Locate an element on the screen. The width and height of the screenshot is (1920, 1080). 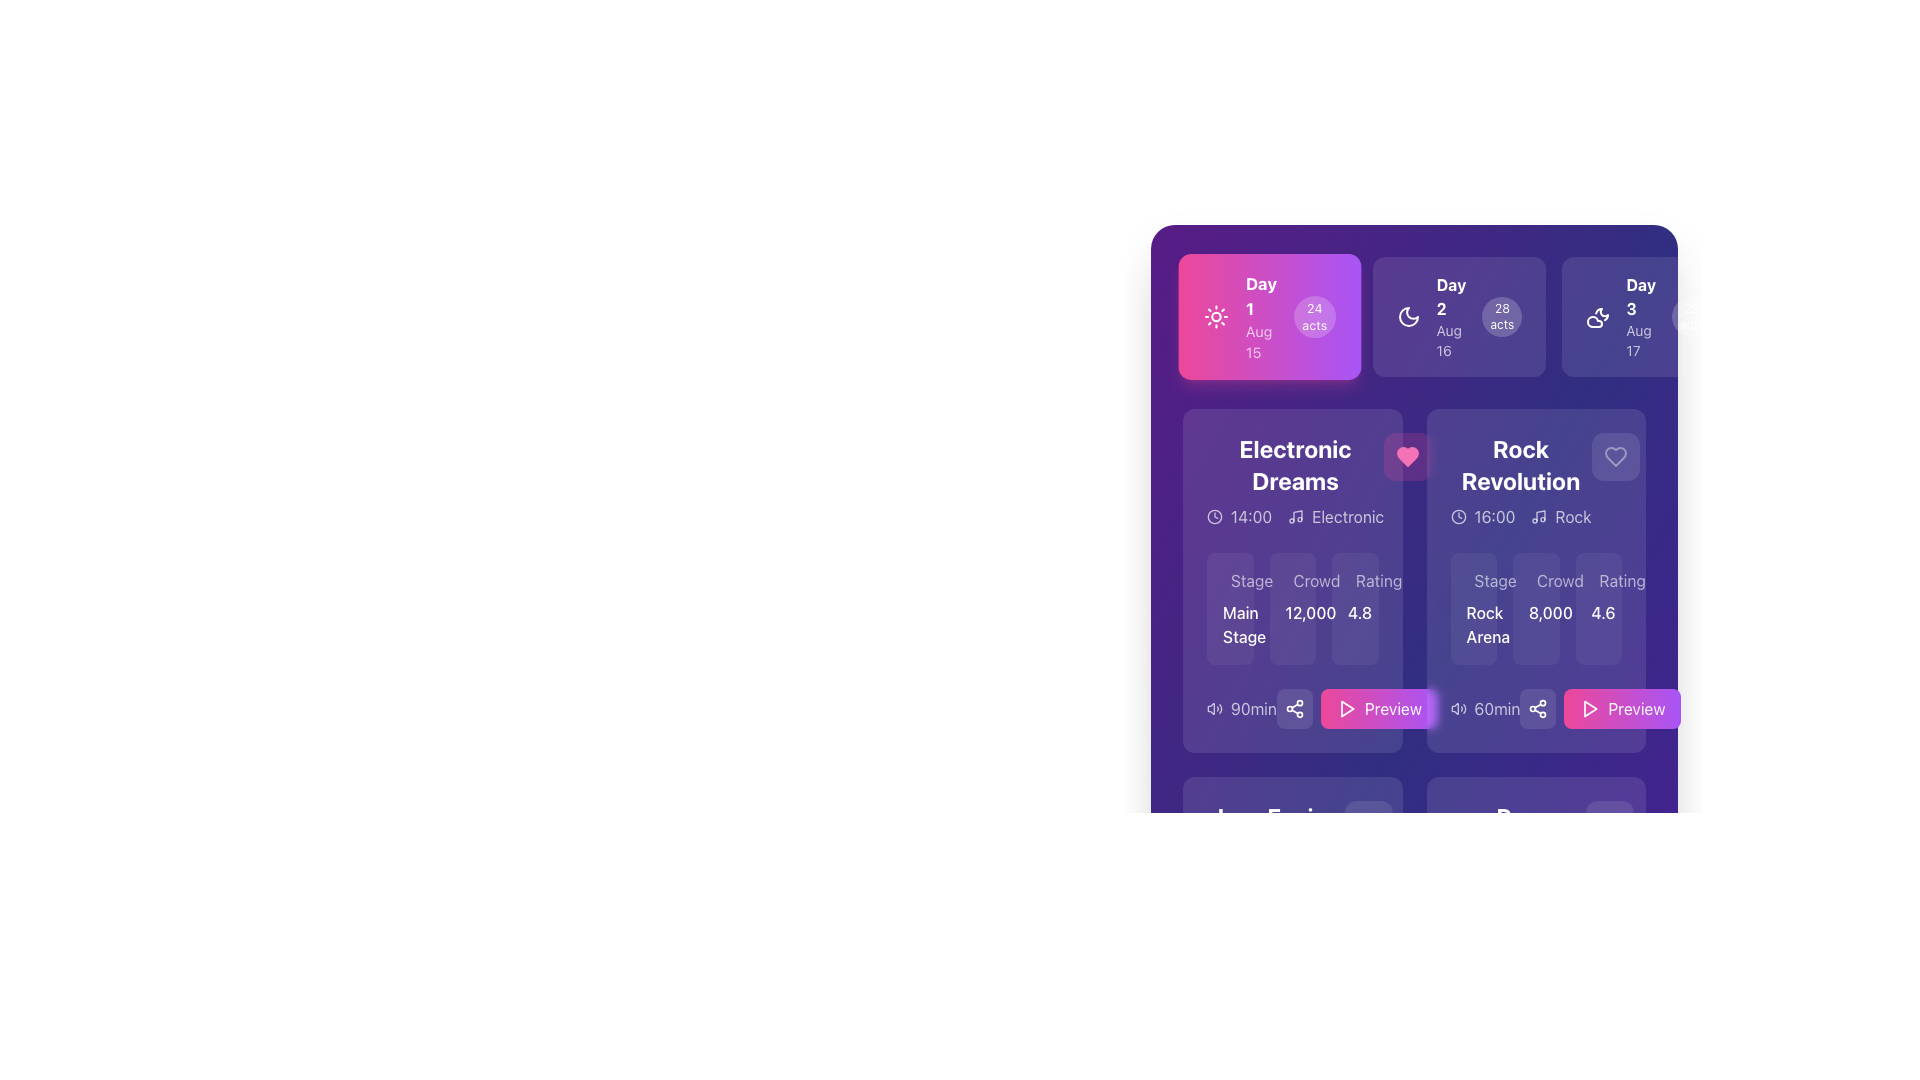
the heart icon located at the top-right section of the 'Electronic Dreams' card element is located at coordinates (1407, 456).